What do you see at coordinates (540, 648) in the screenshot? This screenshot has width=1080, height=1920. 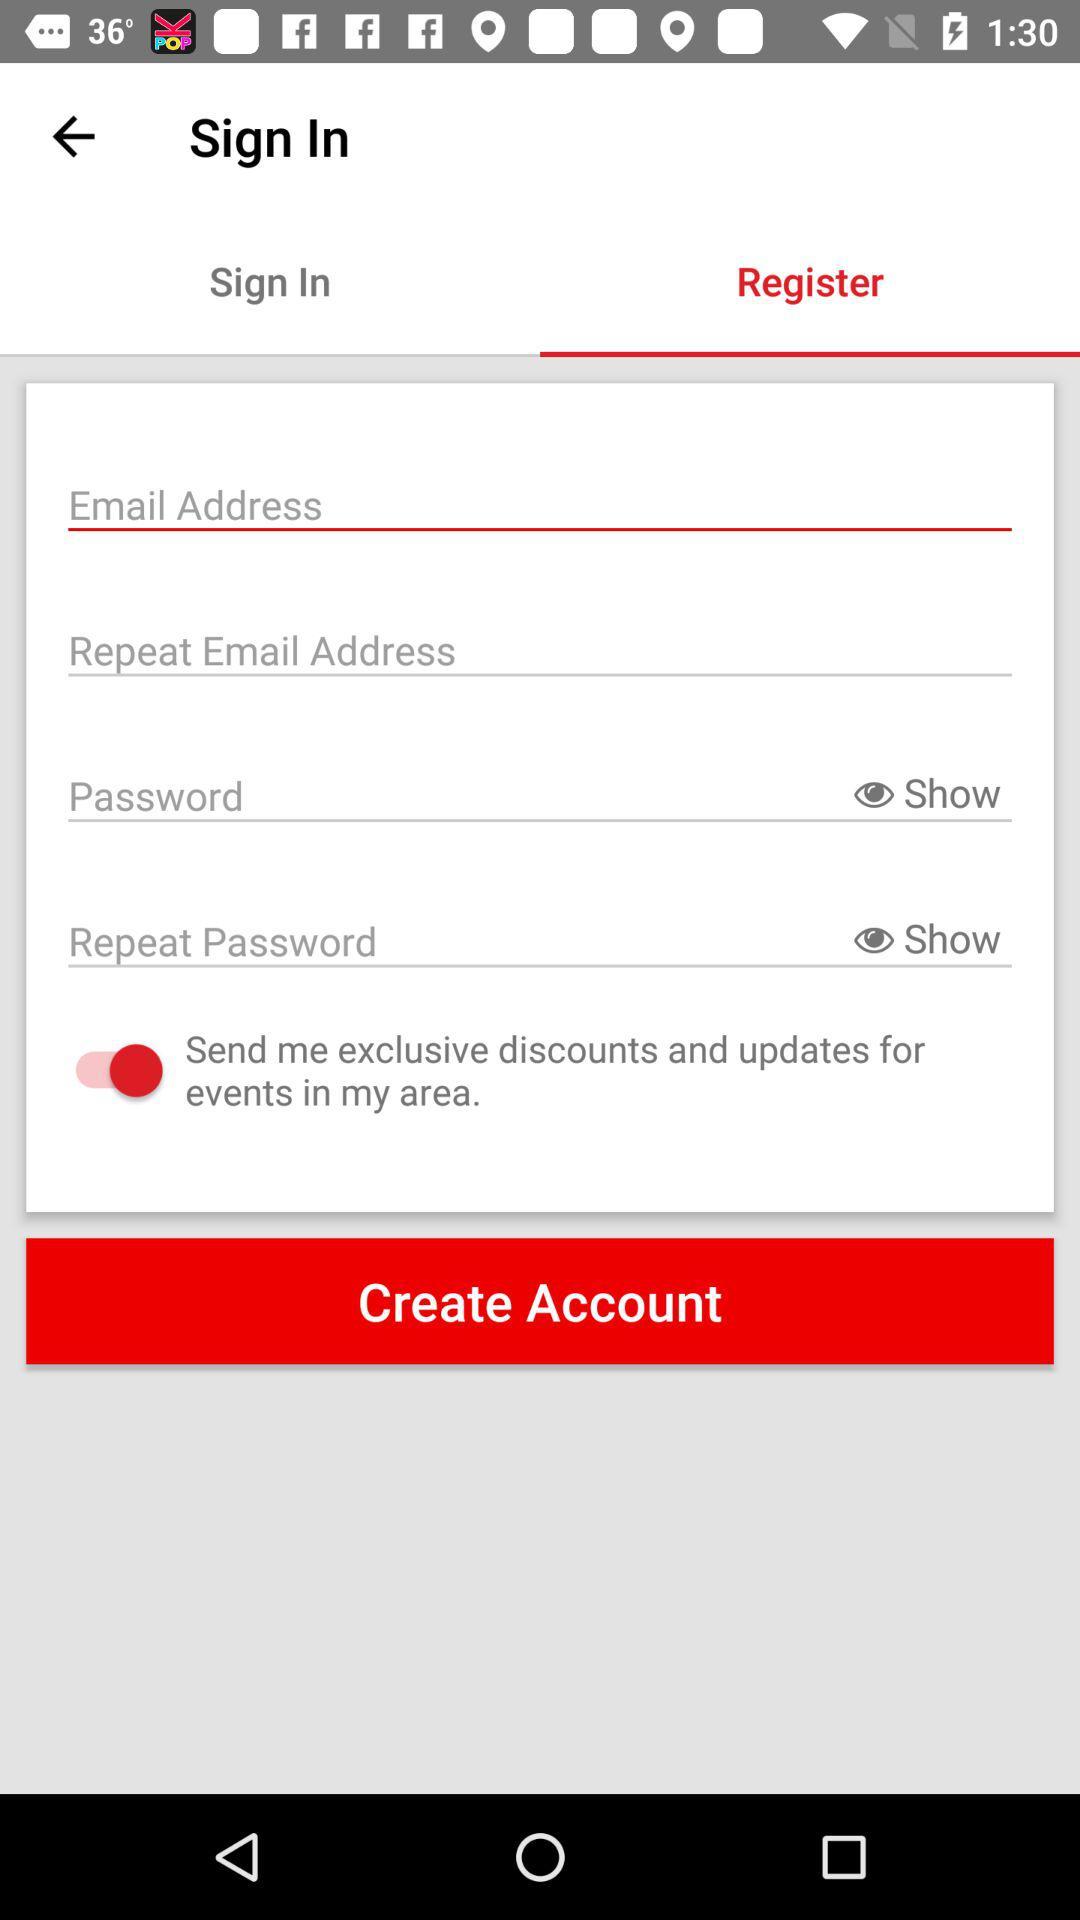 I see `re-enter email address` at bounding box center [540, 648].